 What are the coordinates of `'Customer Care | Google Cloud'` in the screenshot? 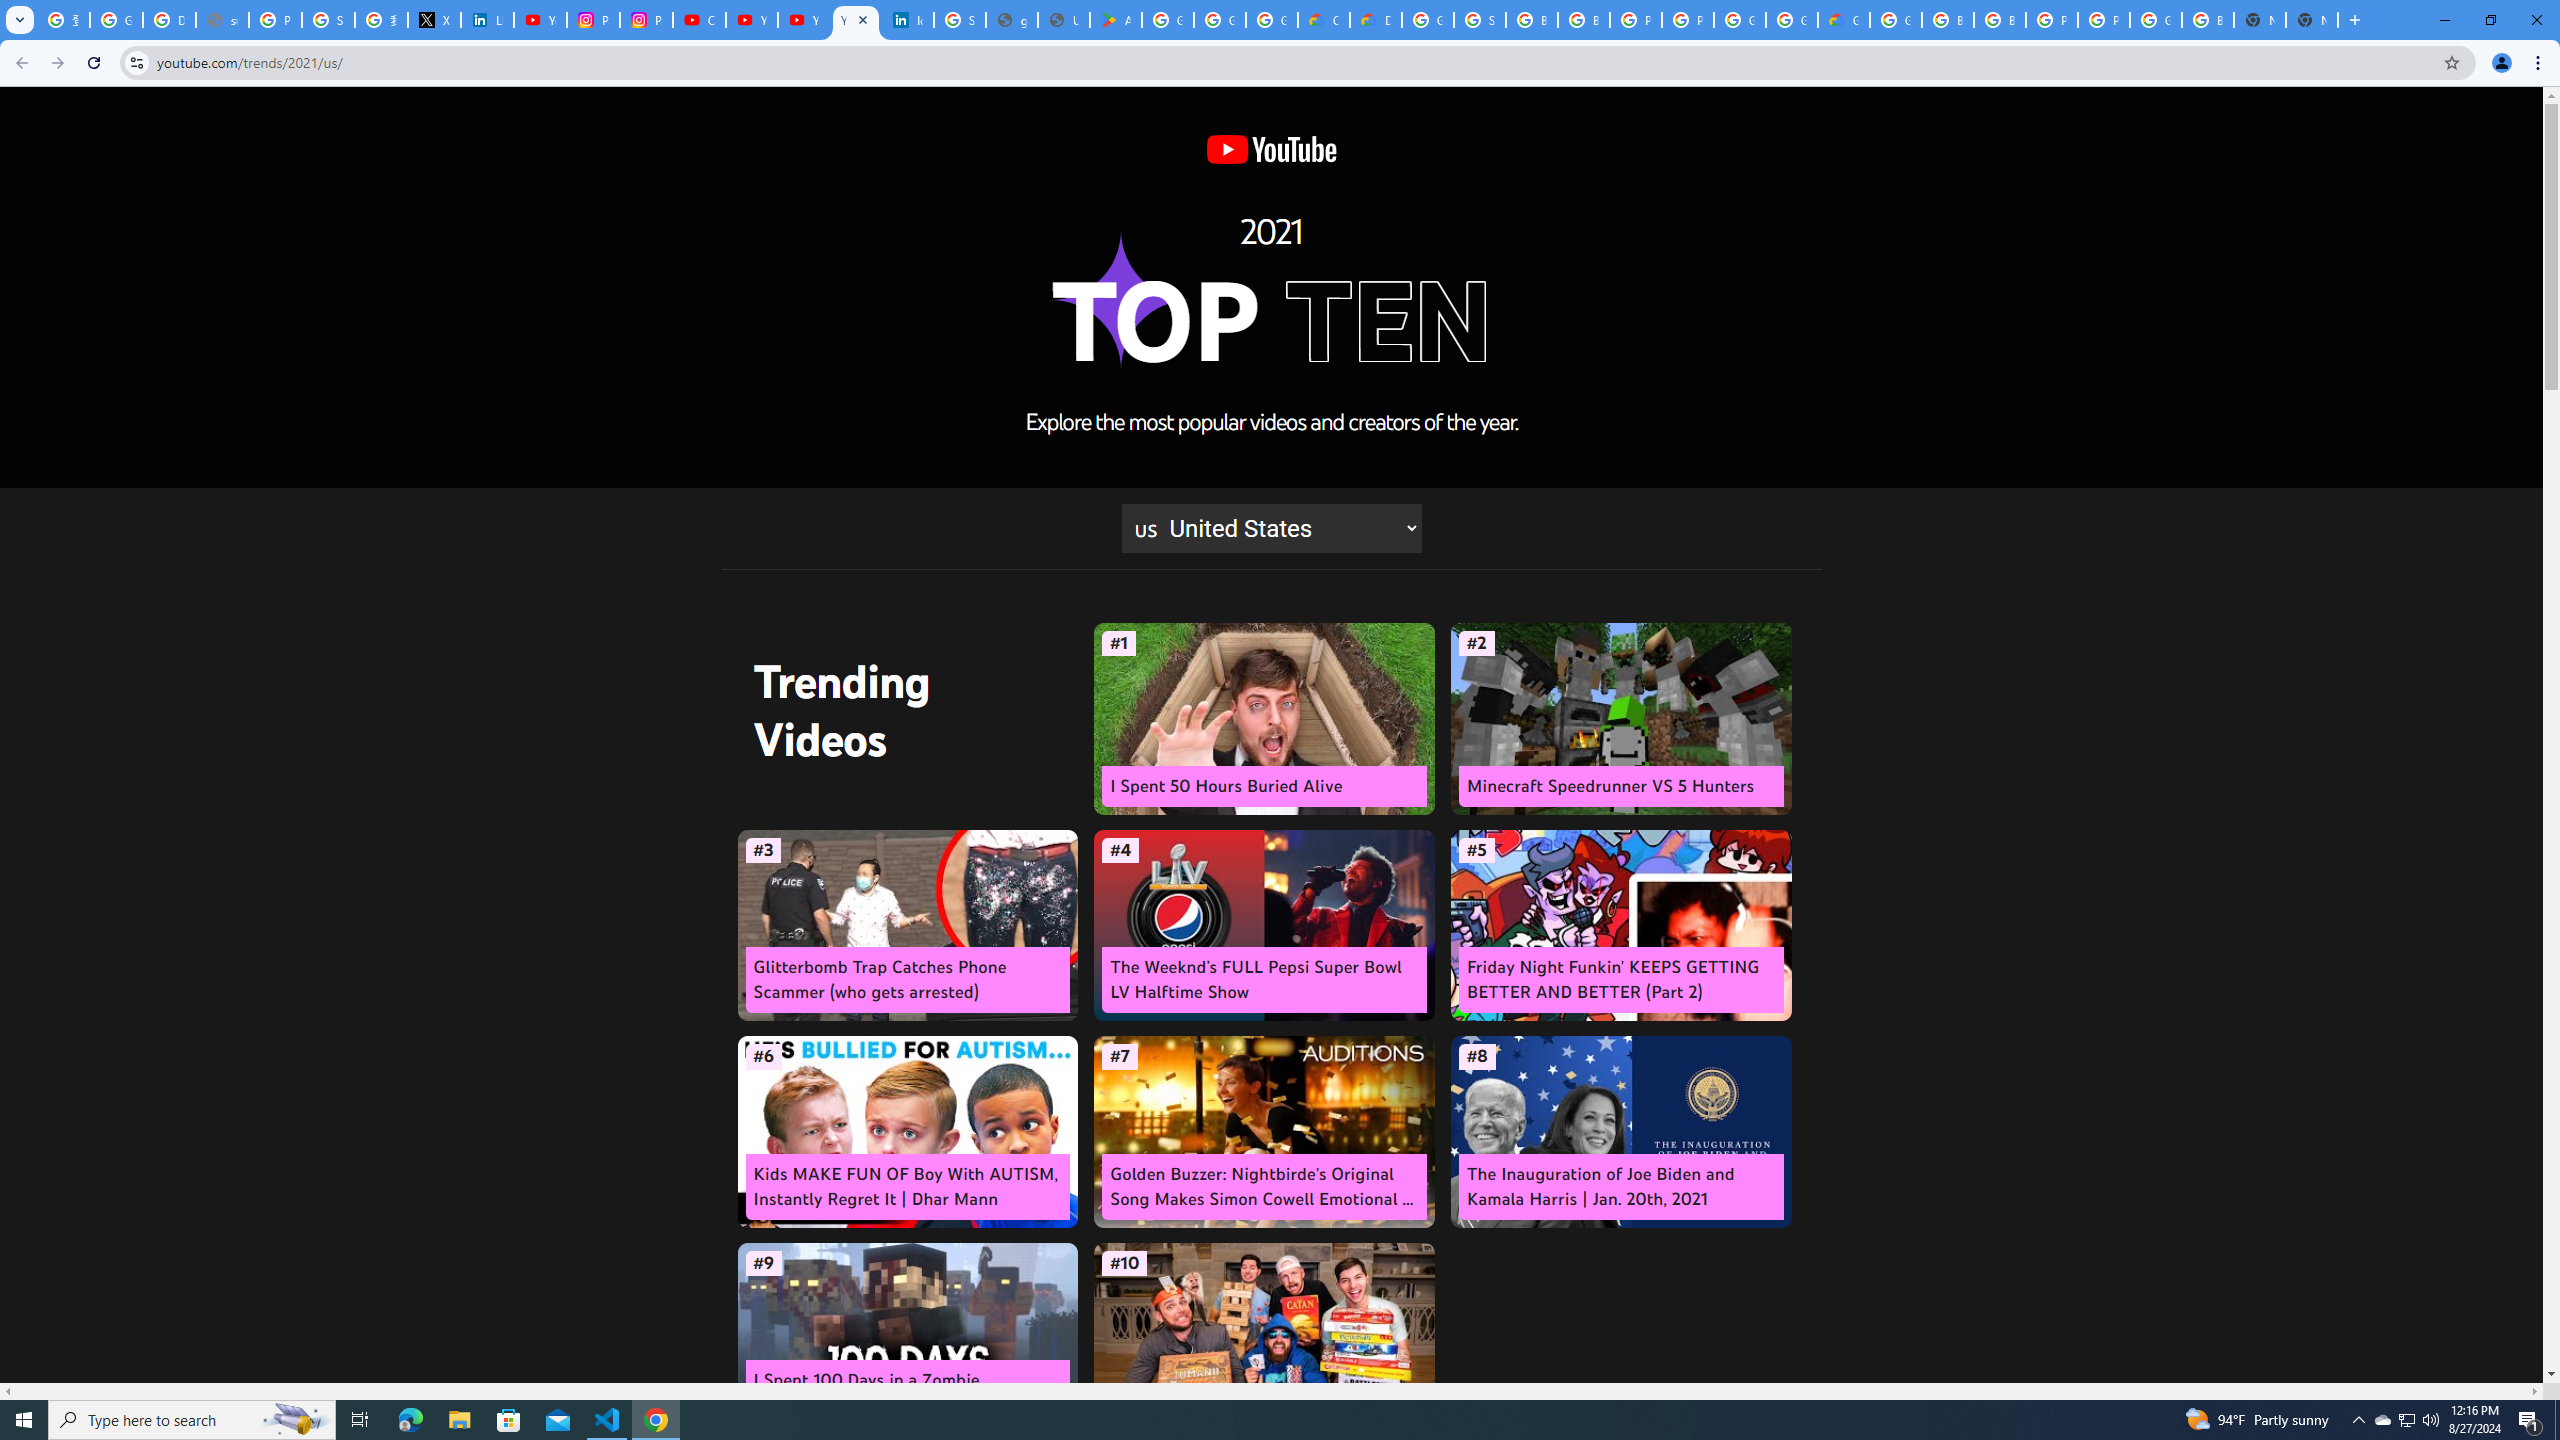 It's located at (1324, 19).